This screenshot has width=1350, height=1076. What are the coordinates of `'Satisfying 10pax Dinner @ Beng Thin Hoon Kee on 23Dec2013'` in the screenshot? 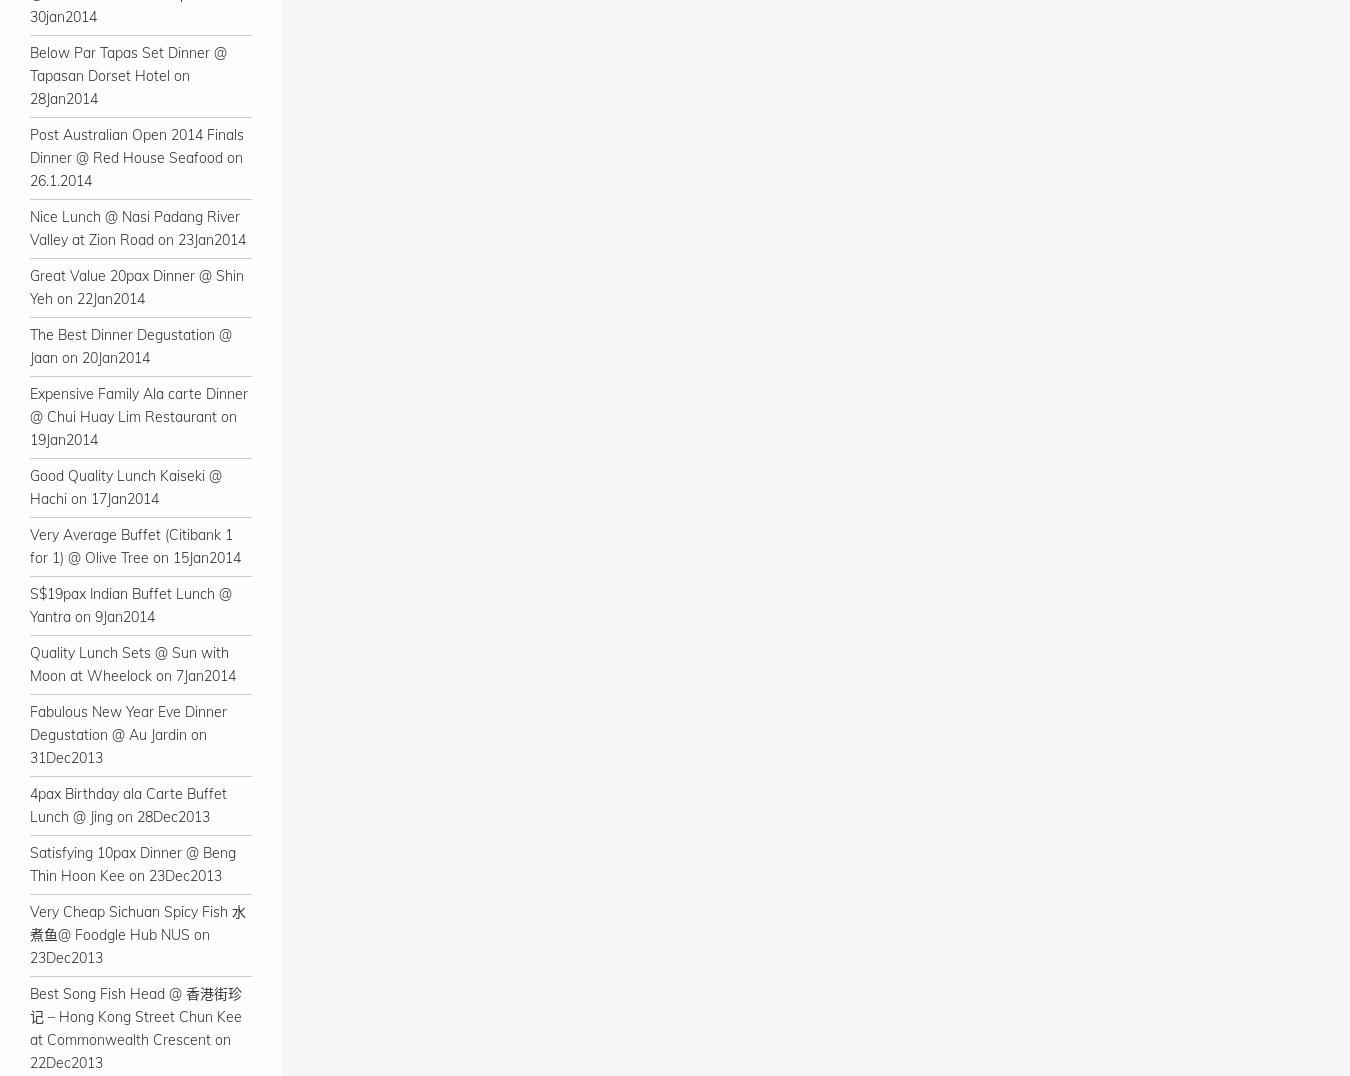 It's located at (132, 864).